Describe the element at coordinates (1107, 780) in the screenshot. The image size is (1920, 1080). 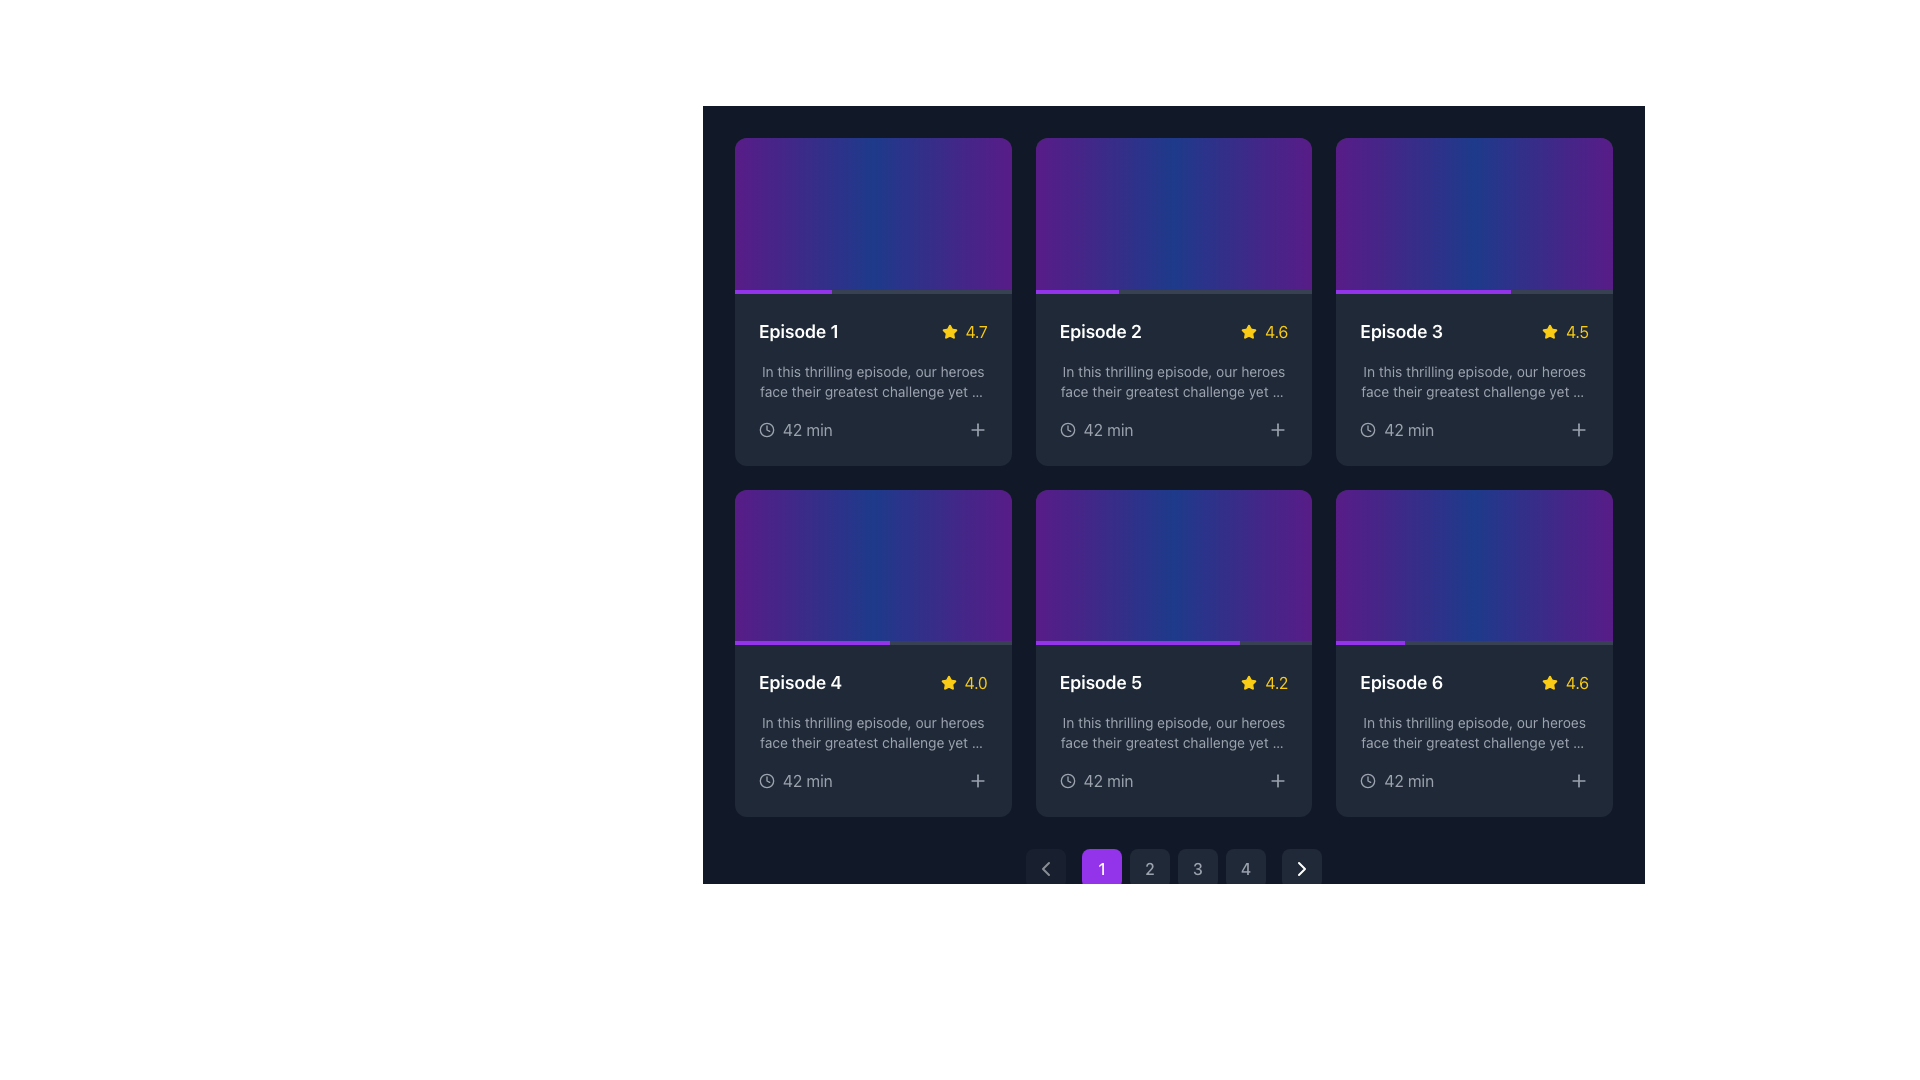
I see `the label displaying '42 min' that indicates the duration of the episode in the bottom-left corner of the 'Episode 5' card` at that location.